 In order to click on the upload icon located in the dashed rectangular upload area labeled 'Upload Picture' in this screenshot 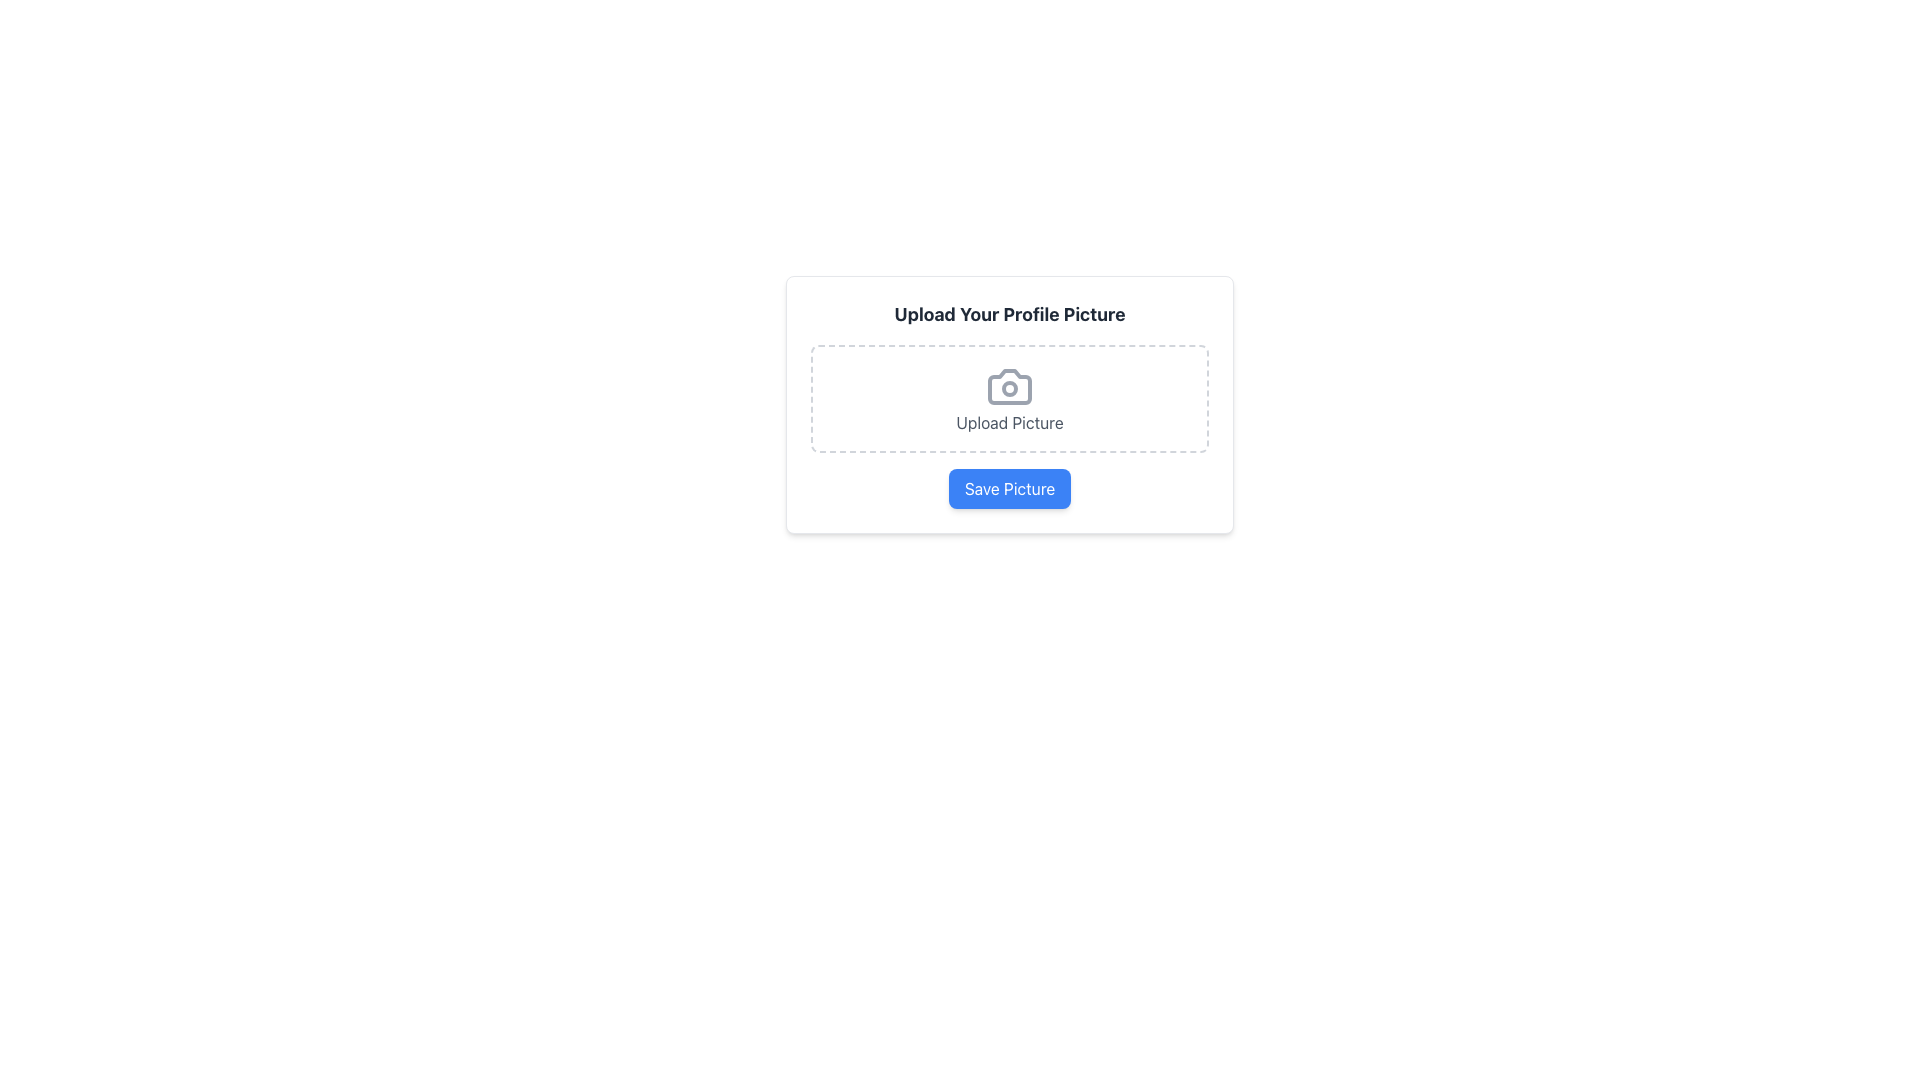, I will do `click(1009, 386)`.